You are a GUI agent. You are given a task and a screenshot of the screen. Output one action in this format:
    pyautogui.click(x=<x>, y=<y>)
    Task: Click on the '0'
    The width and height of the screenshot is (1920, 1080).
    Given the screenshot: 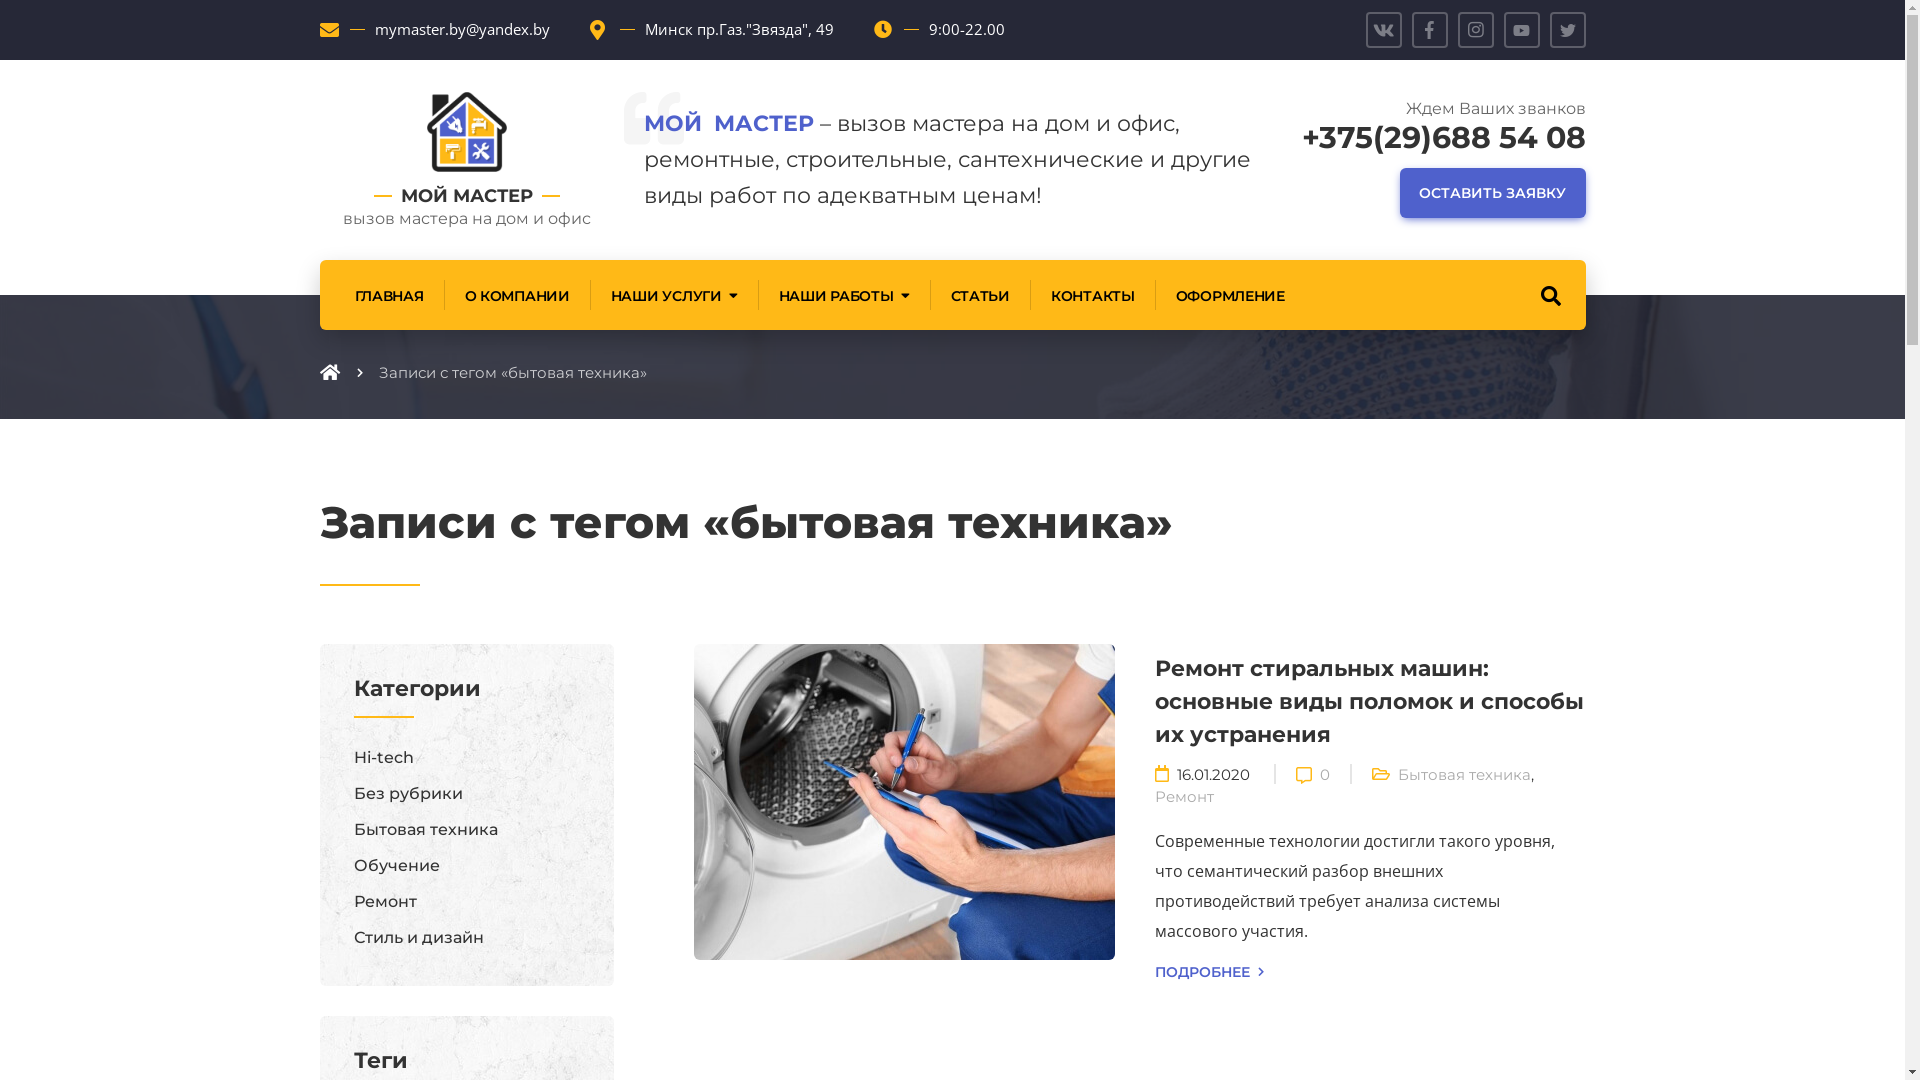 What is the action you would take?
    pyautogui.click(x=1324, y=772)
    